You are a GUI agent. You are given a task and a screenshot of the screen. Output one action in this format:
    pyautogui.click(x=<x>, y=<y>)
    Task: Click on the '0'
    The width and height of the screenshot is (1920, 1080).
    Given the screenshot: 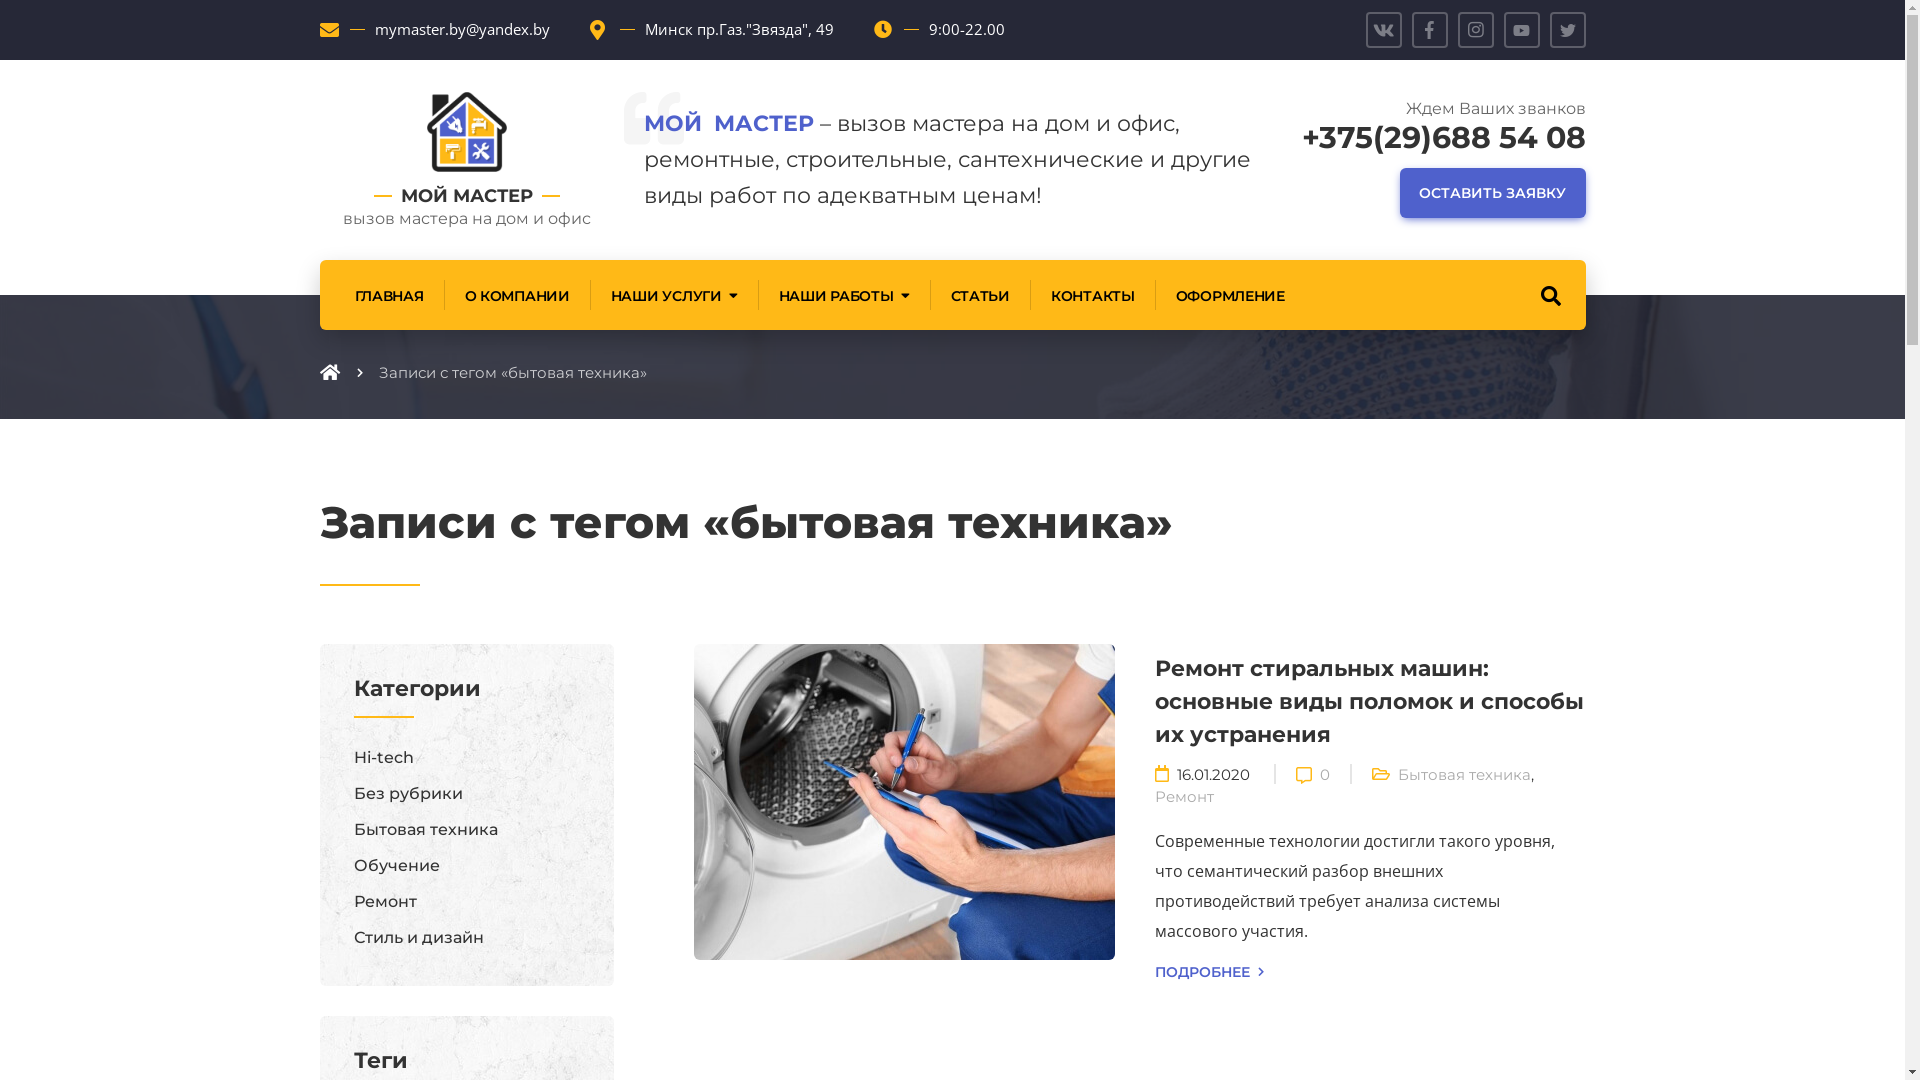 What is the action you would take?
    pyautogui.click(x=1324, y=772)
    